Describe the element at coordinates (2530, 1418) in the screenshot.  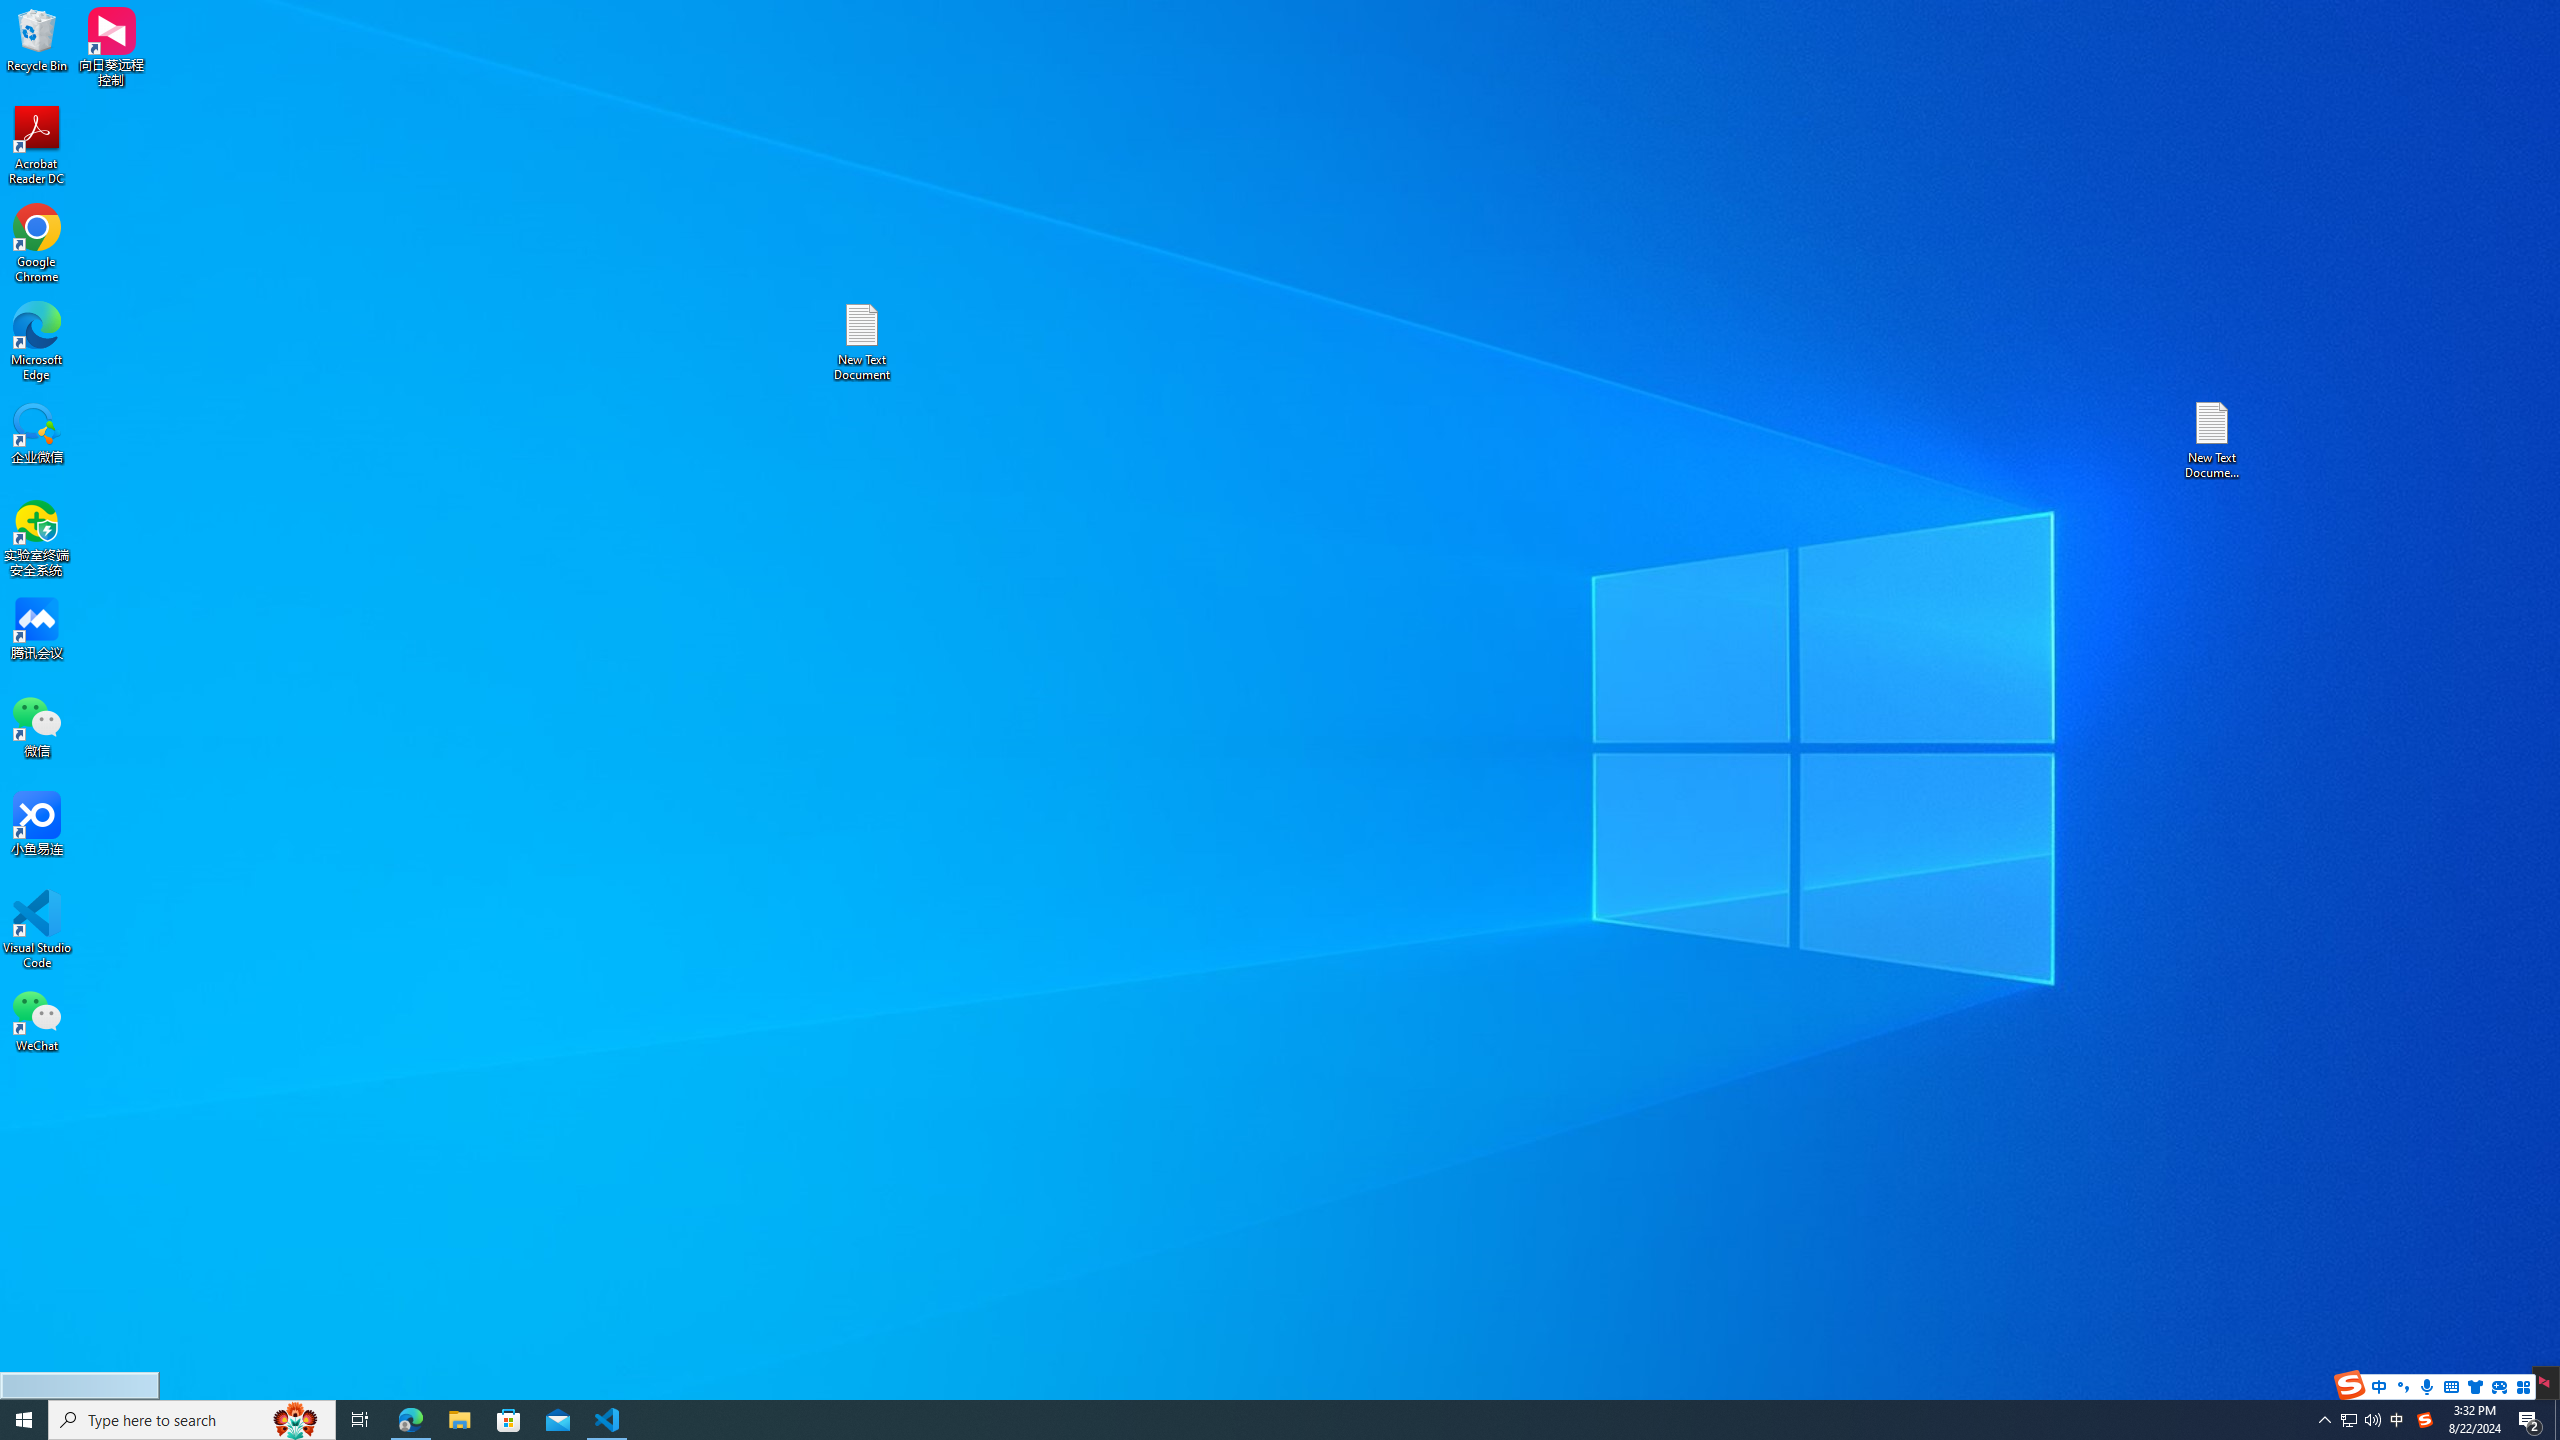
I see `'Action Center, 2 new notifications'` at that location.